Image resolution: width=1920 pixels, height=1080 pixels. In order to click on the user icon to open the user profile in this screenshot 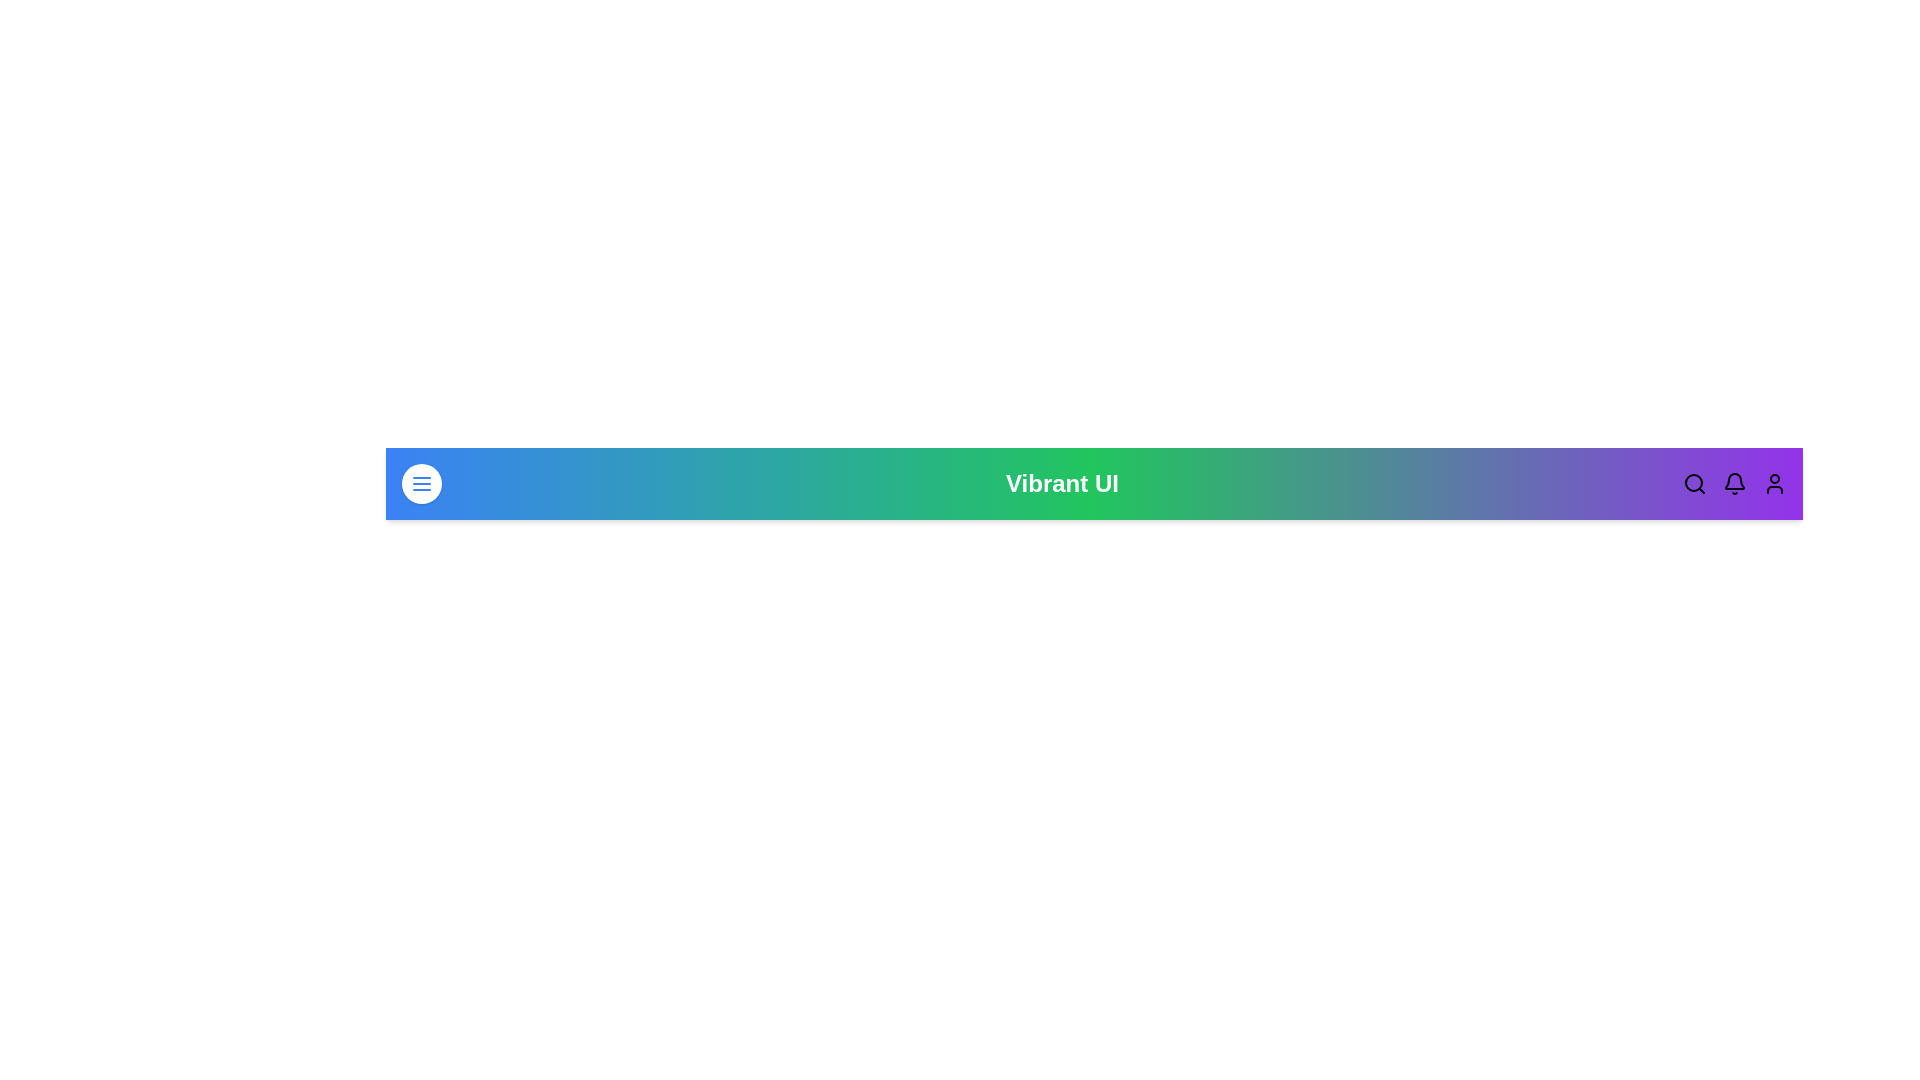, I will do `click(1775, 483)`.